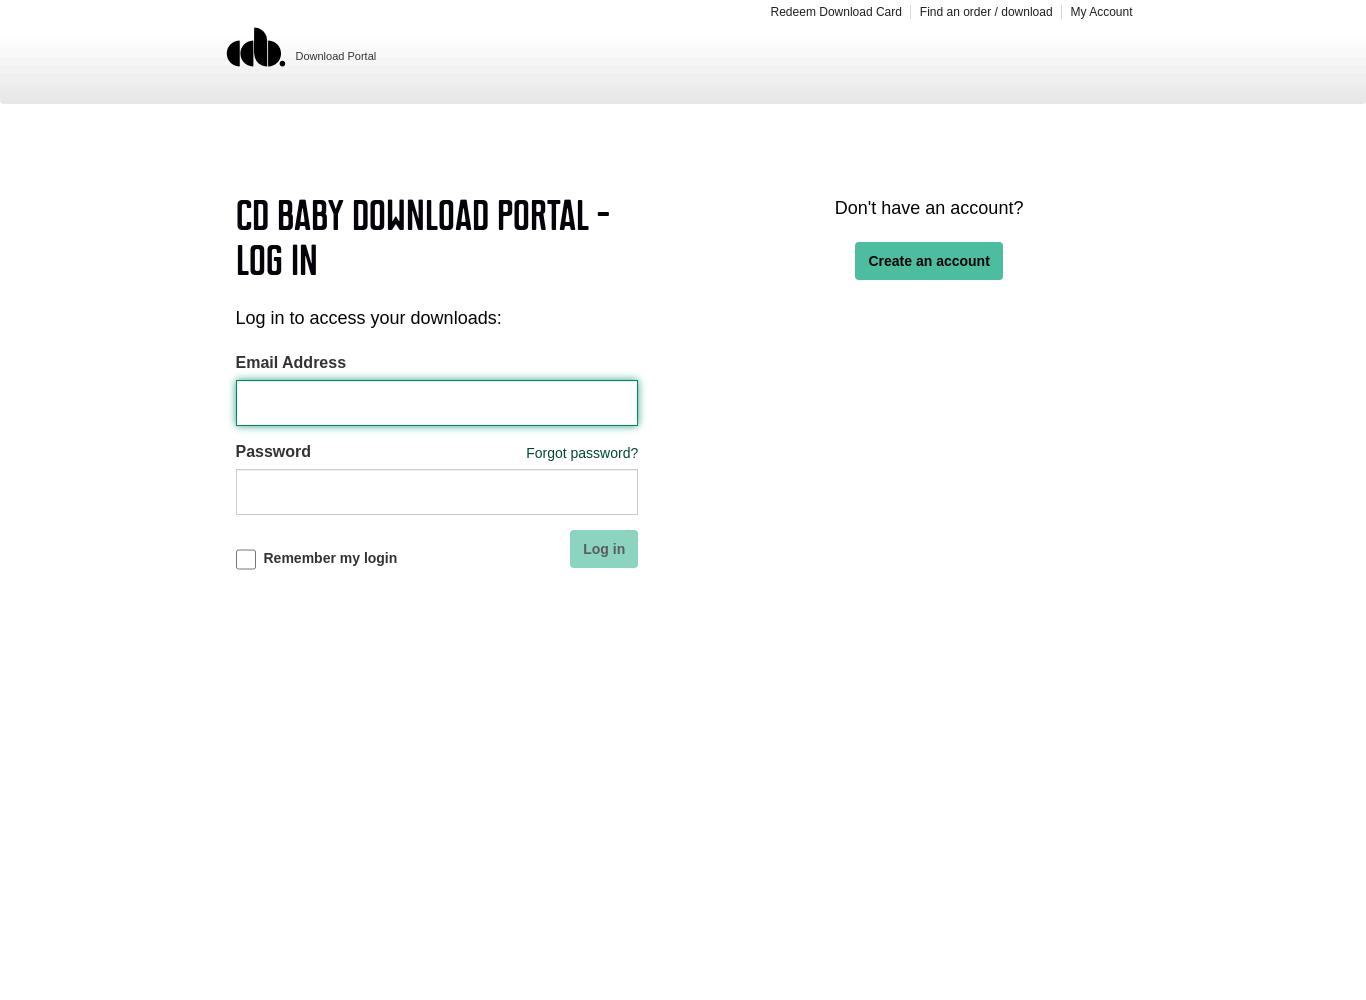 The image size is (1366, 1000). What do you see at coordinates (832, 207) in the screenshot?
I see `'Don't have an account?'` at bounding box center [832, 207].